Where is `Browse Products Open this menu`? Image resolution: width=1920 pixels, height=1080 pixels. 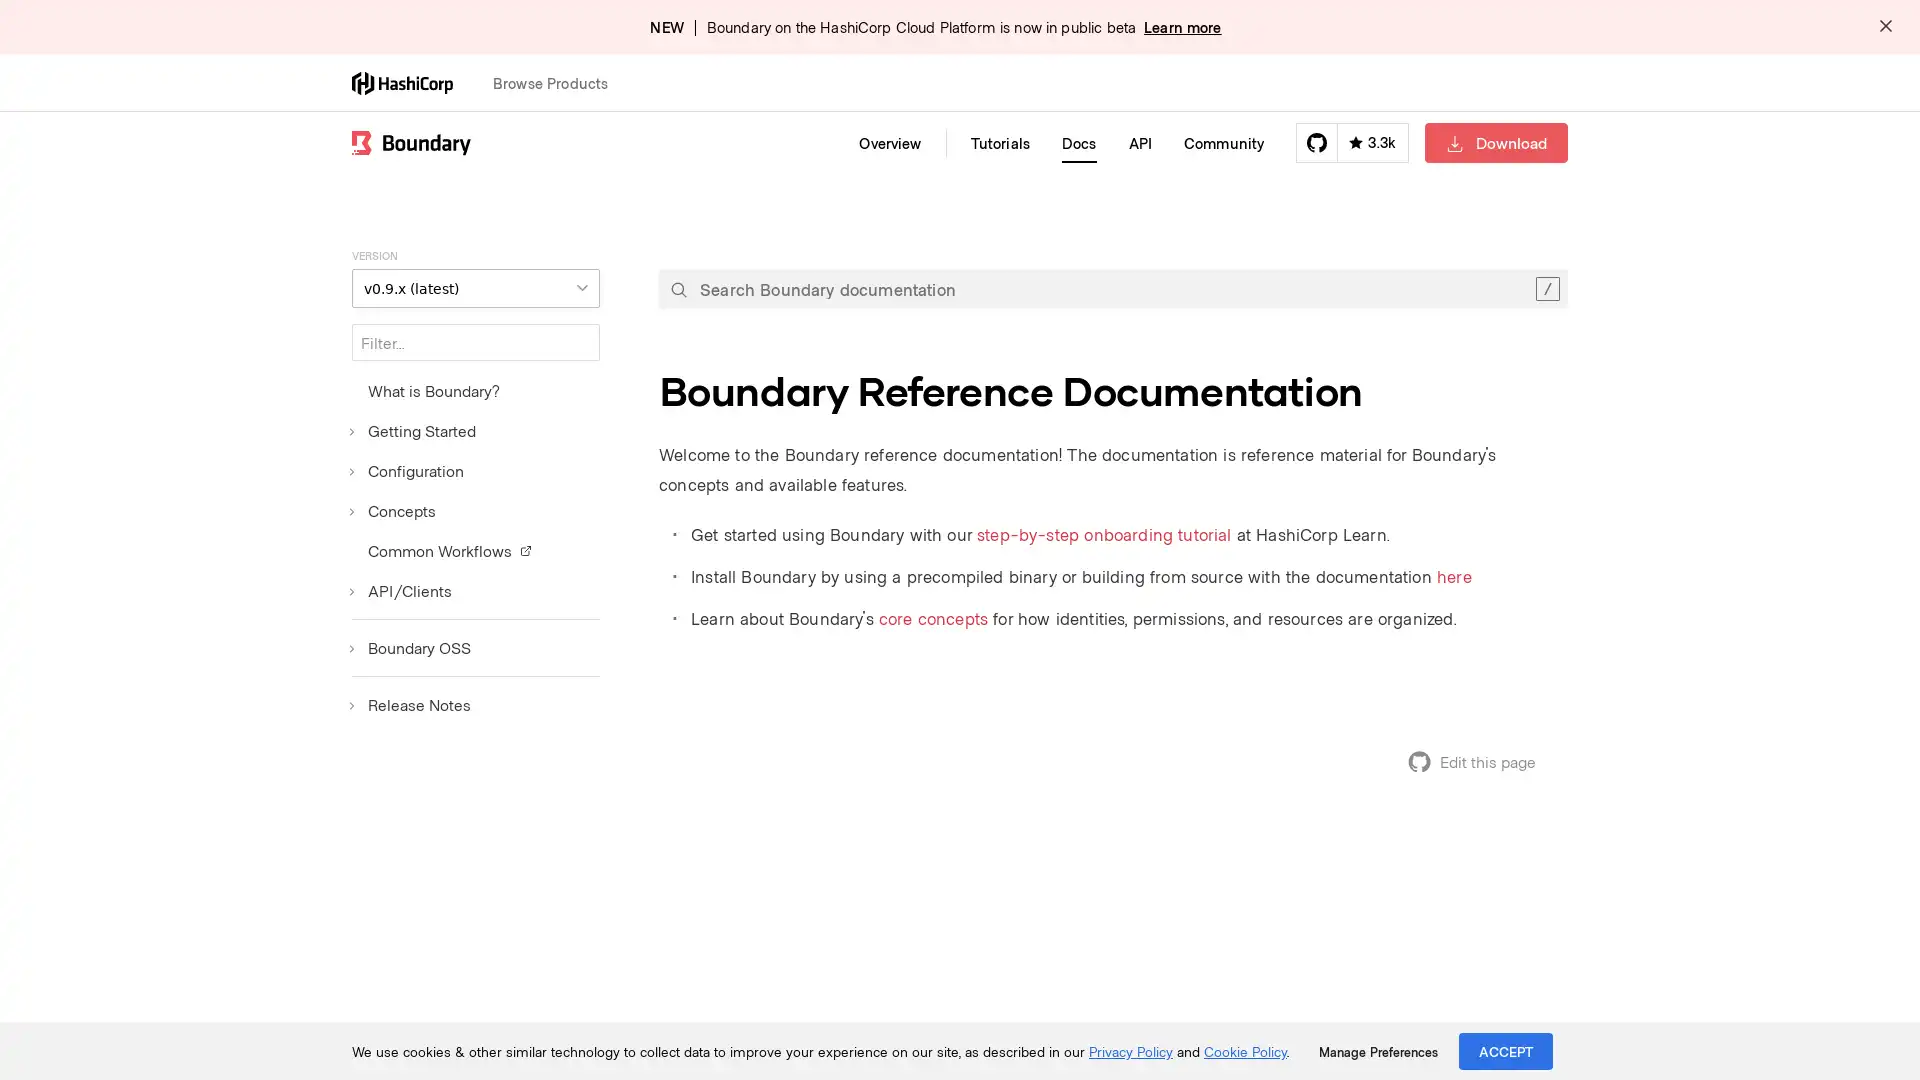
Browse Products Open this menu is located at coordinates (559, 82).